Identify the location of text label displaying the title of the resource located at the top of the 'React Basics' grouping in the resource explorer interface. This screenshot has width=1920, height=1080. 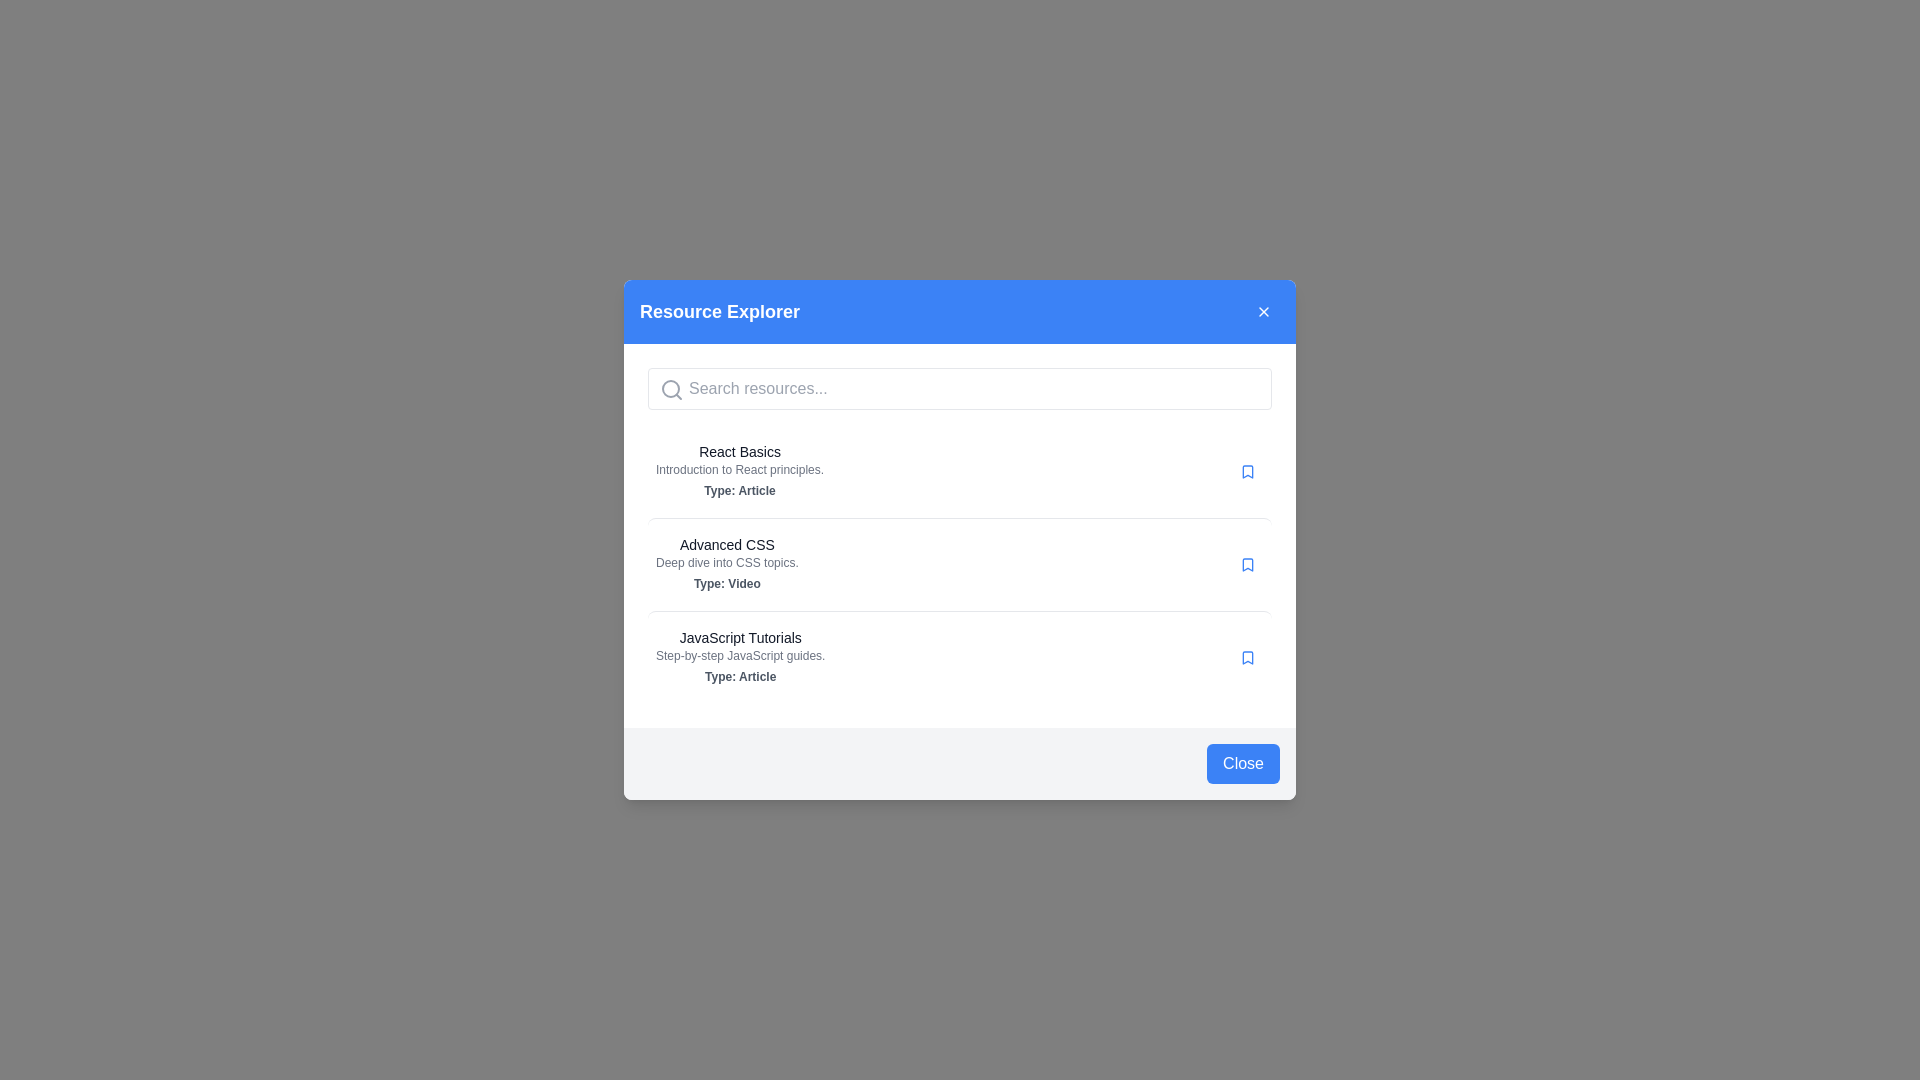
(738, 451).